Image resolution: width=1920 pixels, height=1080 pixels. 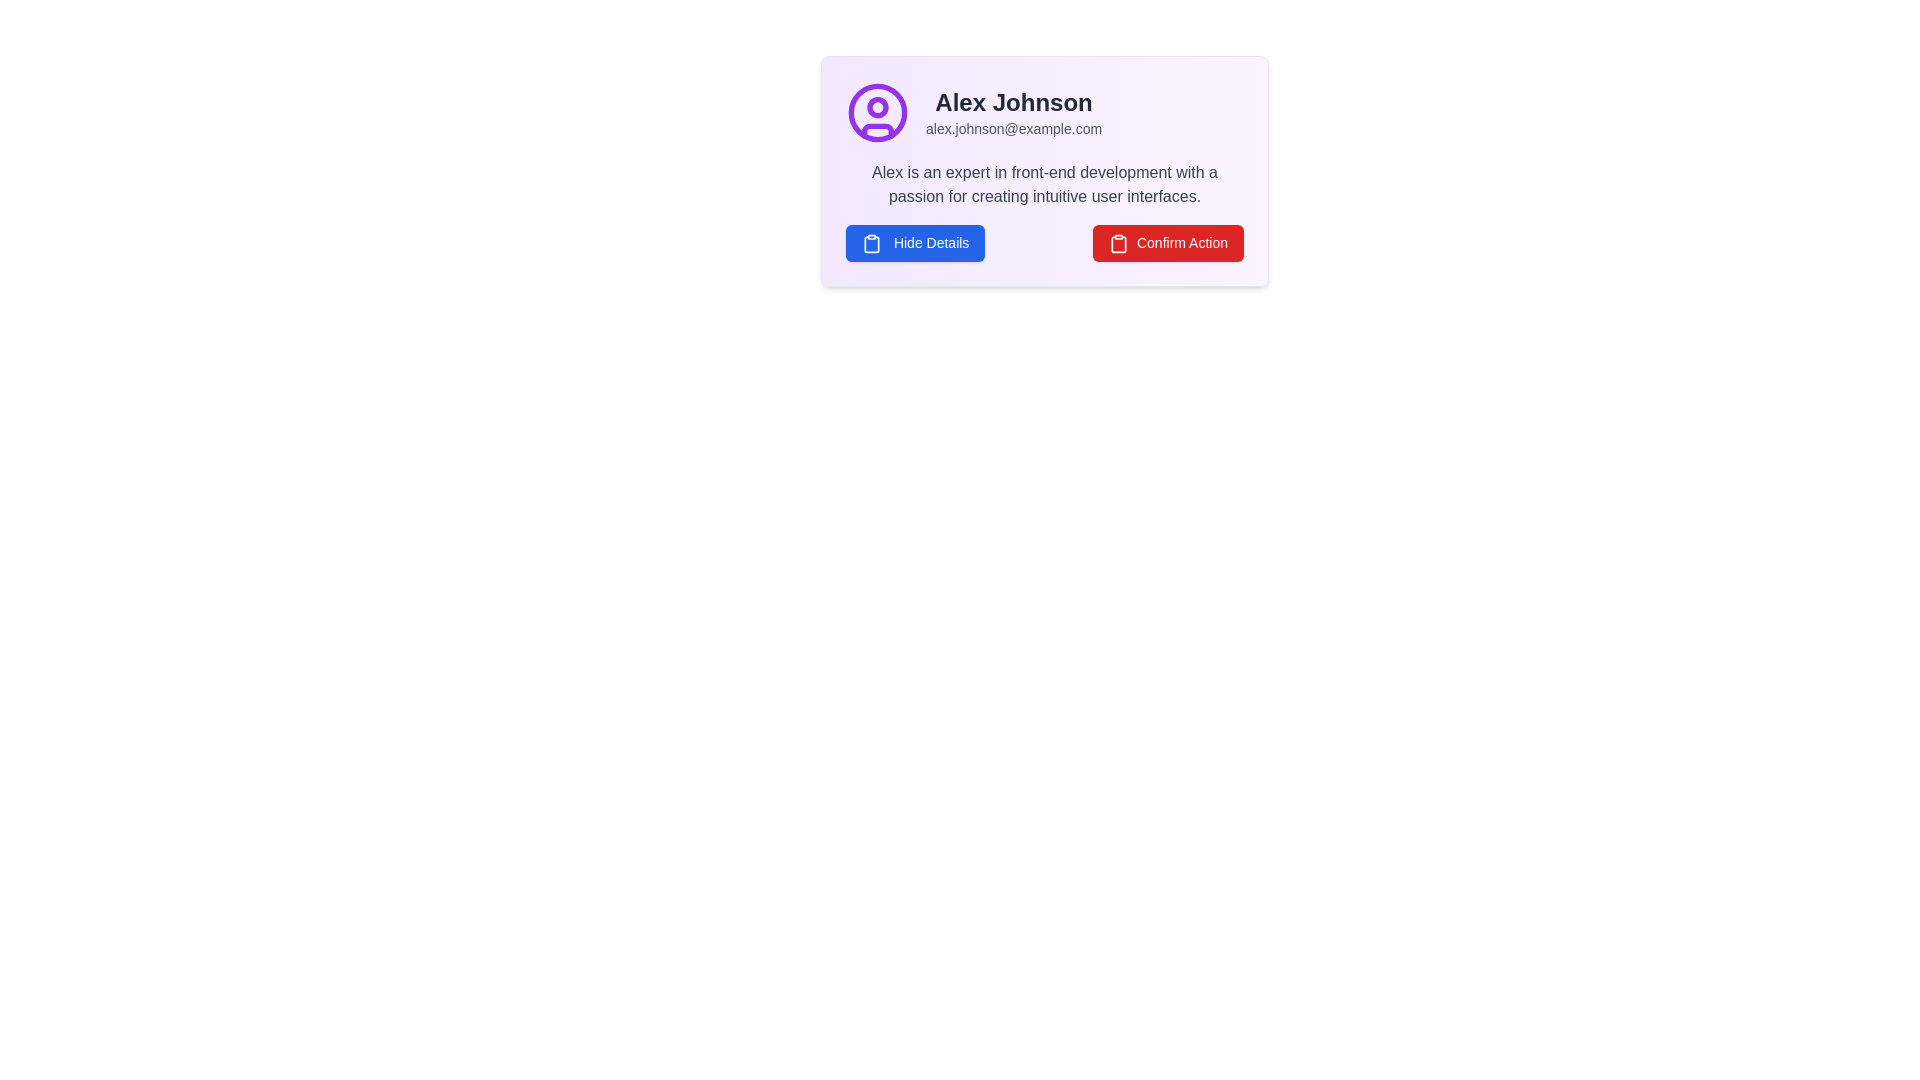 I want to click on the first button in the horizontal layout located in the bottom-left corner of the user's profile details section, so click(x=914, y=242).